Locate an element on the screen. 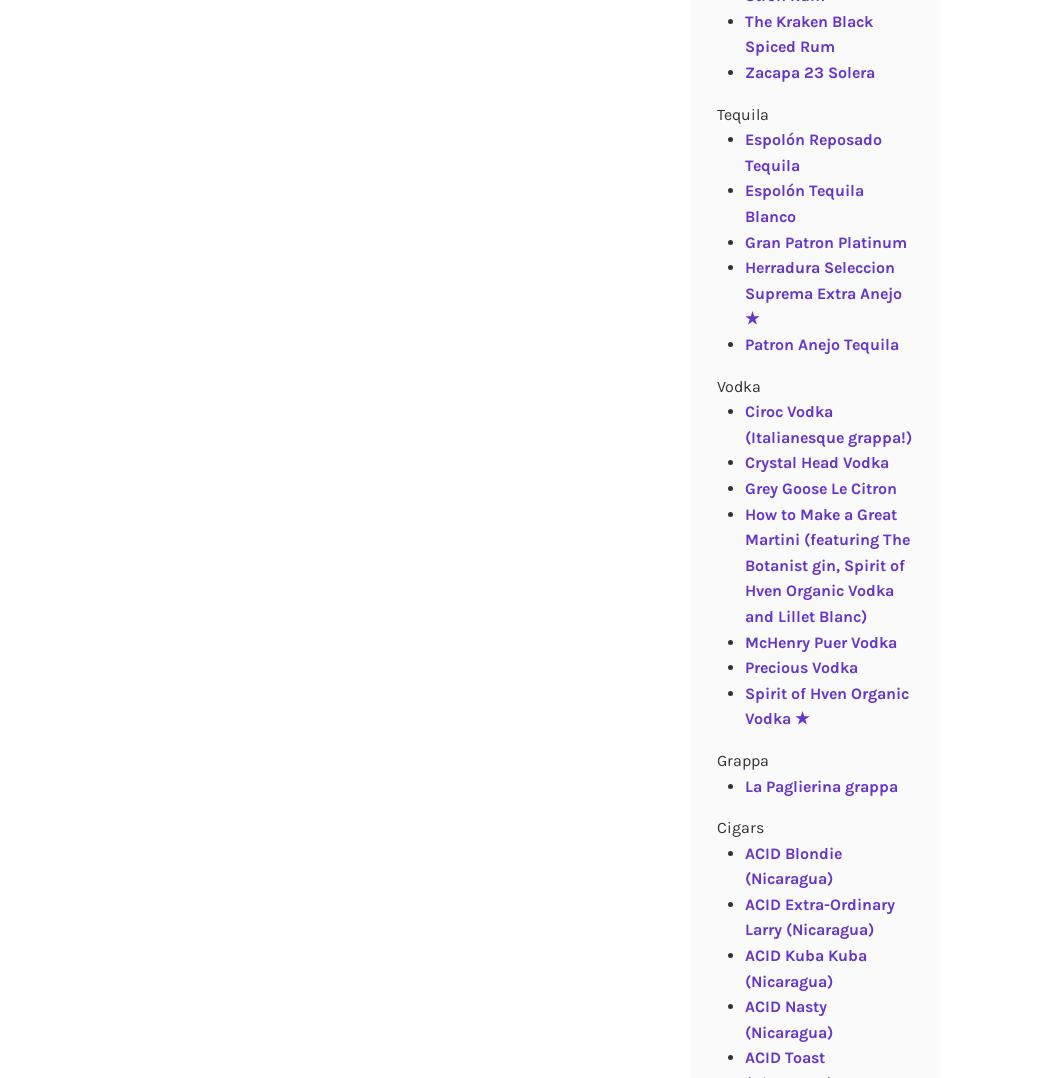 The width and height of the screenshot is (1050, 1078). 'Grey Goose Le Citron' is located at coordinates (819, 486).